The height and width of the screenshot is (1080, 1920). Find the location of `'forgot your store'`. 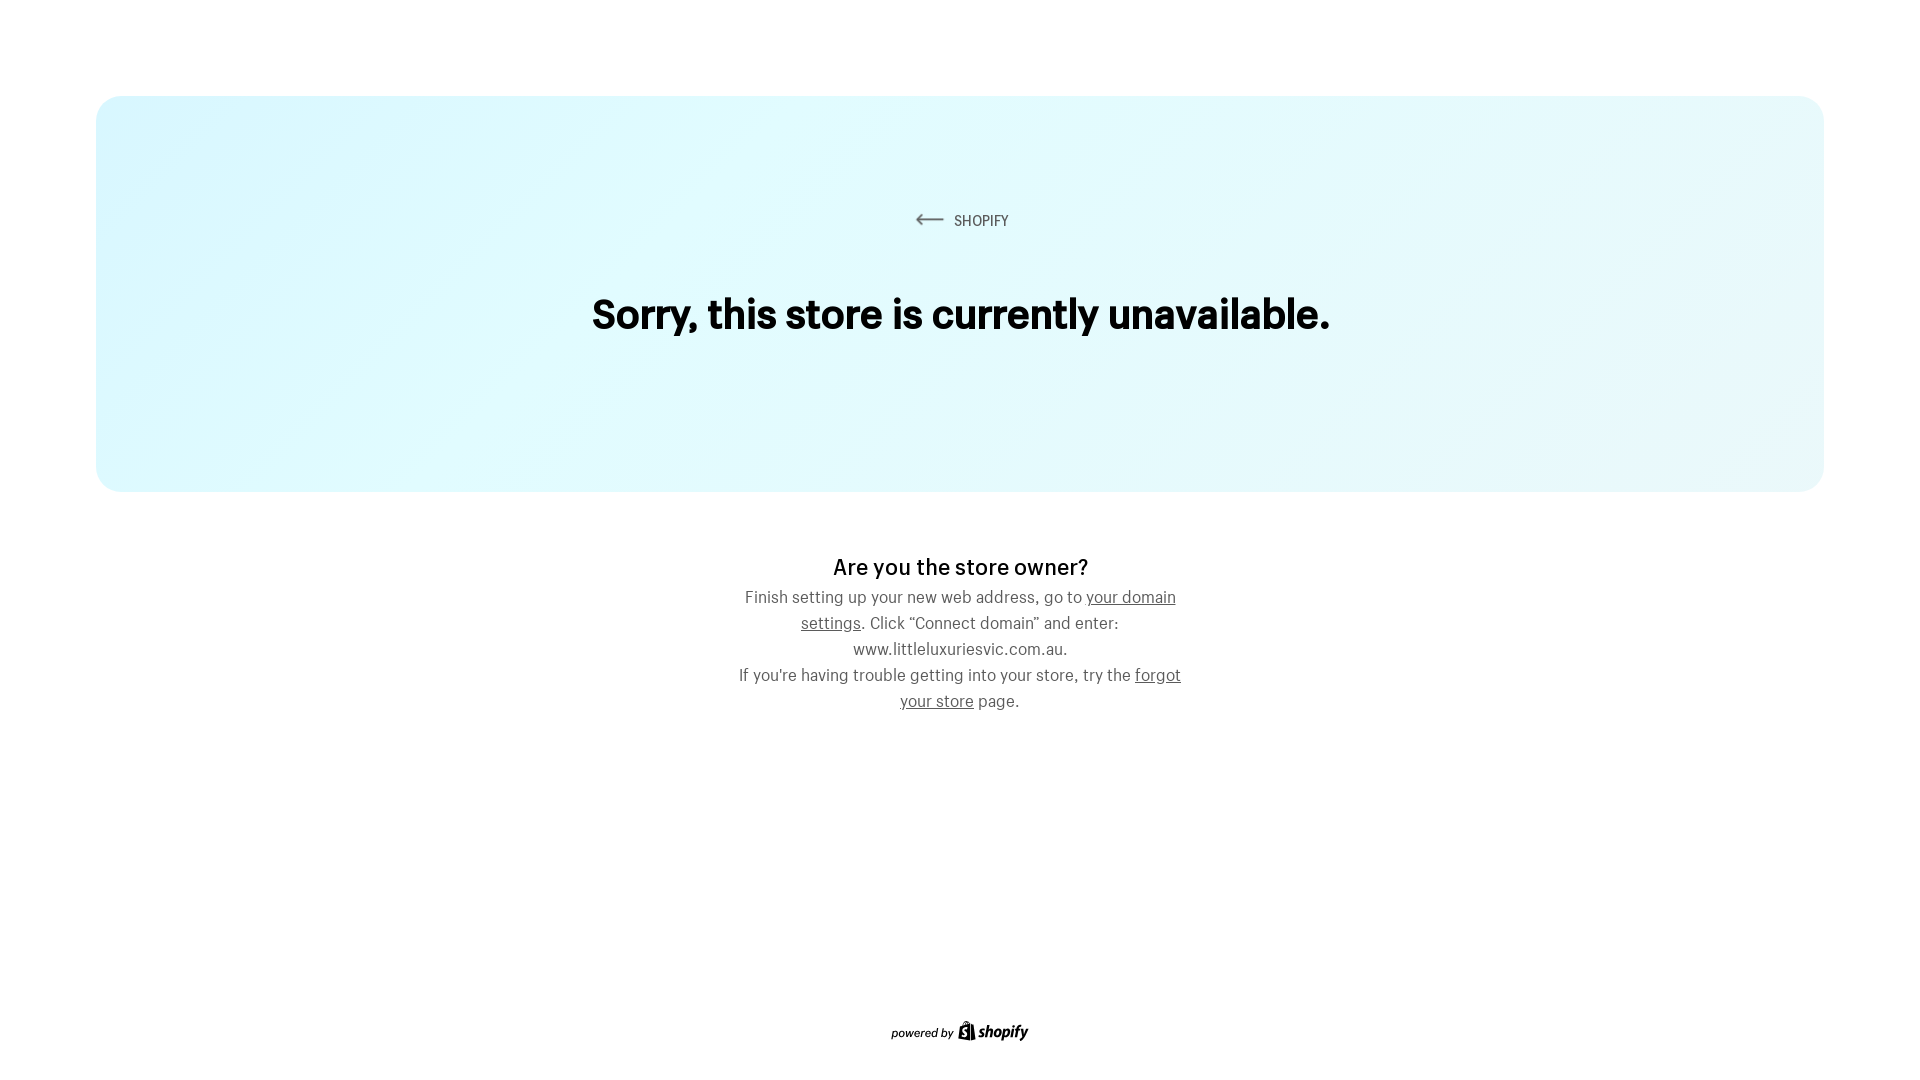

'forgot your store' is located at coordinates (1040, 684).